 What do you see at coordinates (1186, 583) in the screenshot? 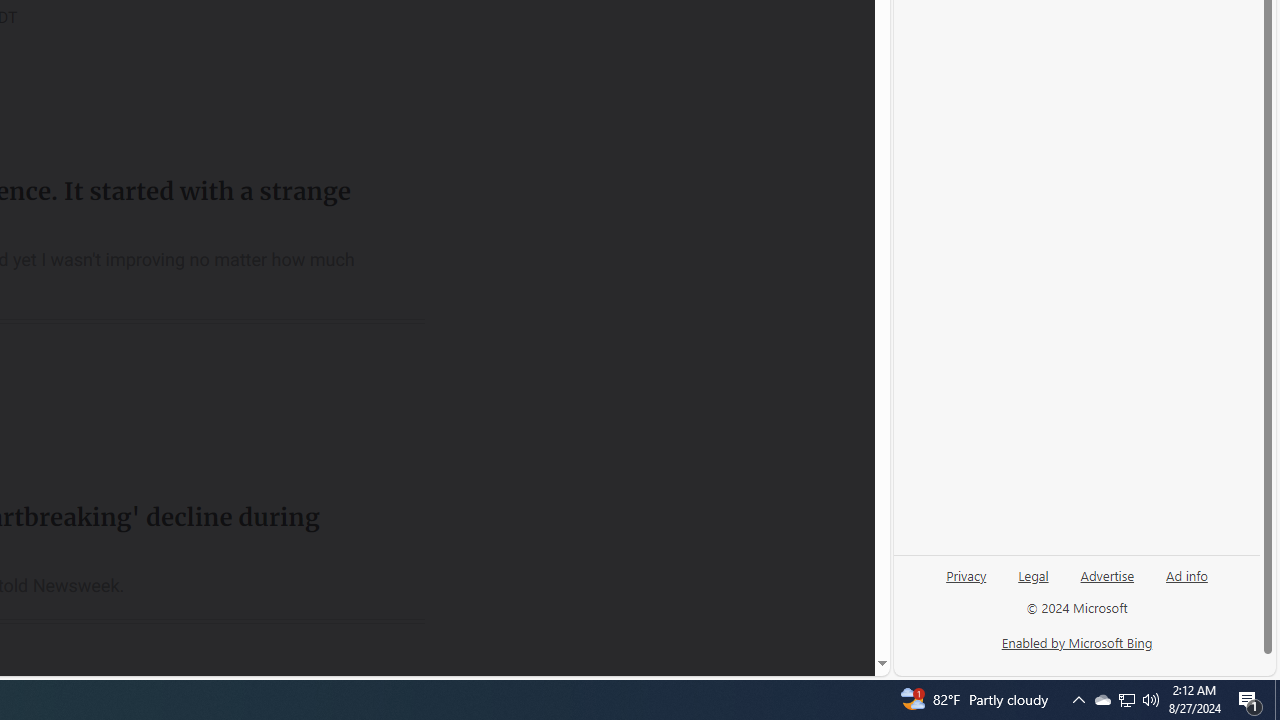
I see `'Ad info'` at bounding box center [1186, 583].